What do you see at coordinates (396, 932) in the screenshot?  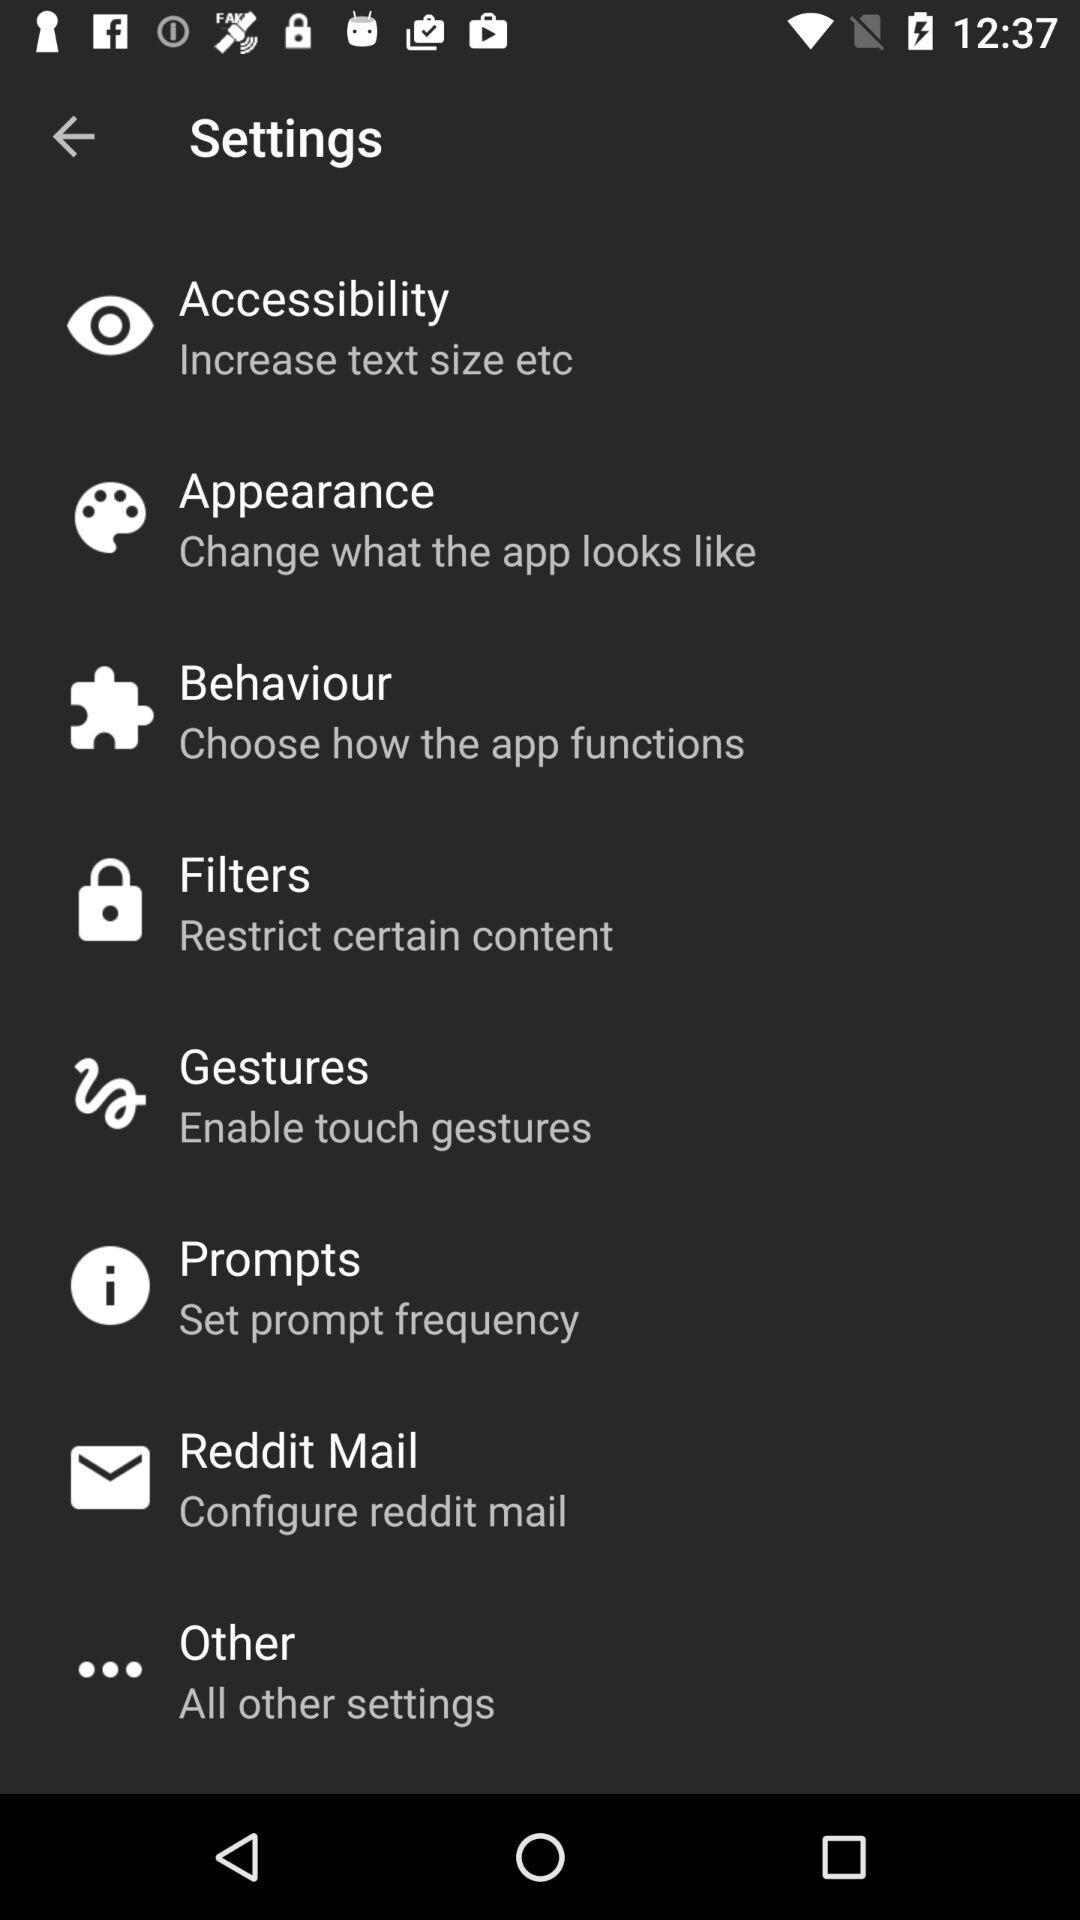 I see `app above the gestures item` at bounding box center [396, 932].